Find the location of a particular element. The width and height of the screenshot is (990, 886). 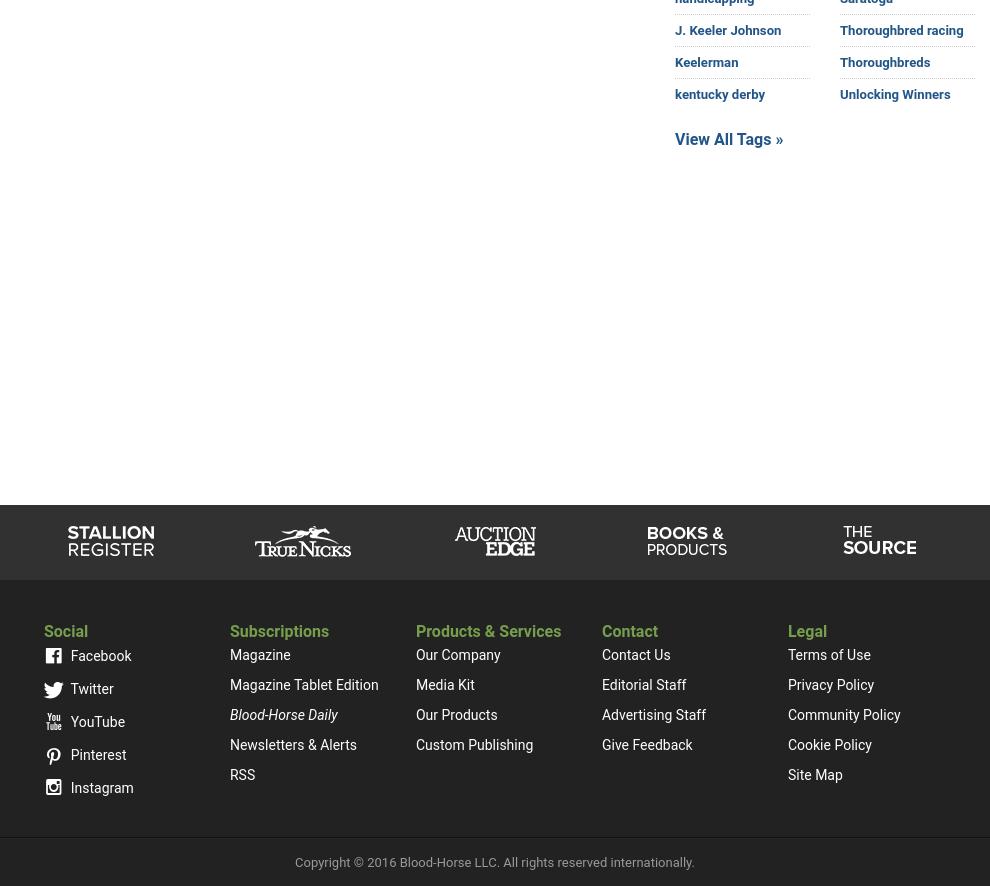

'Copyright © 2016 Blood-Horse LLC. All rights reserved internationally.' is located at coordinates (494, 861).